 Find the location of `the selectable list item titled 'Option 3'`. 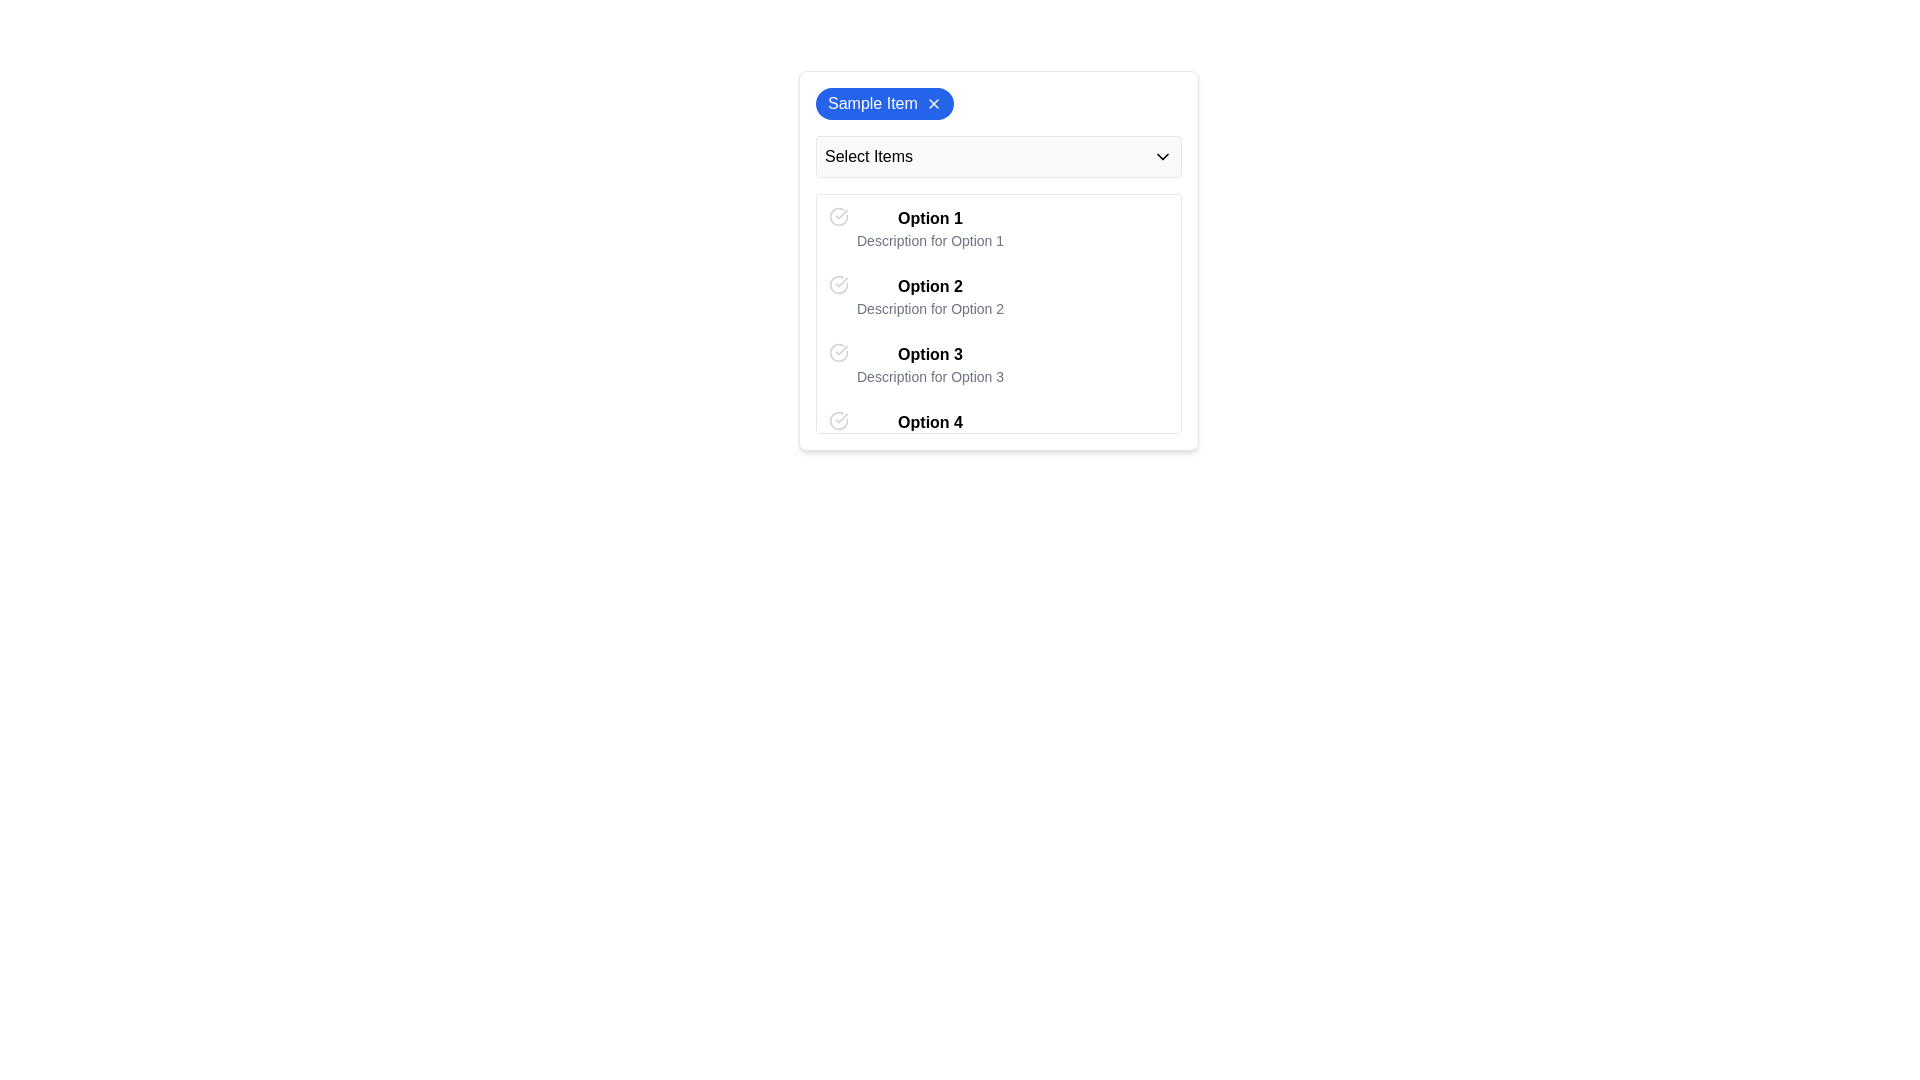

the selectable list item titled 'Option 3' is located at coordinates (929, 365).